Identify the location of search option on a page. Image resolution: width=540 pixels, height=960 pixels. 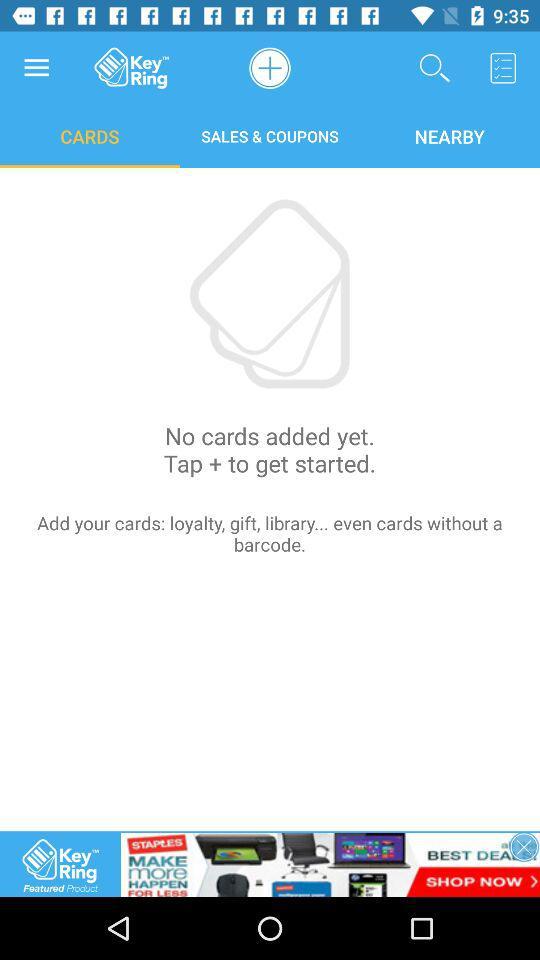
(434, 68).